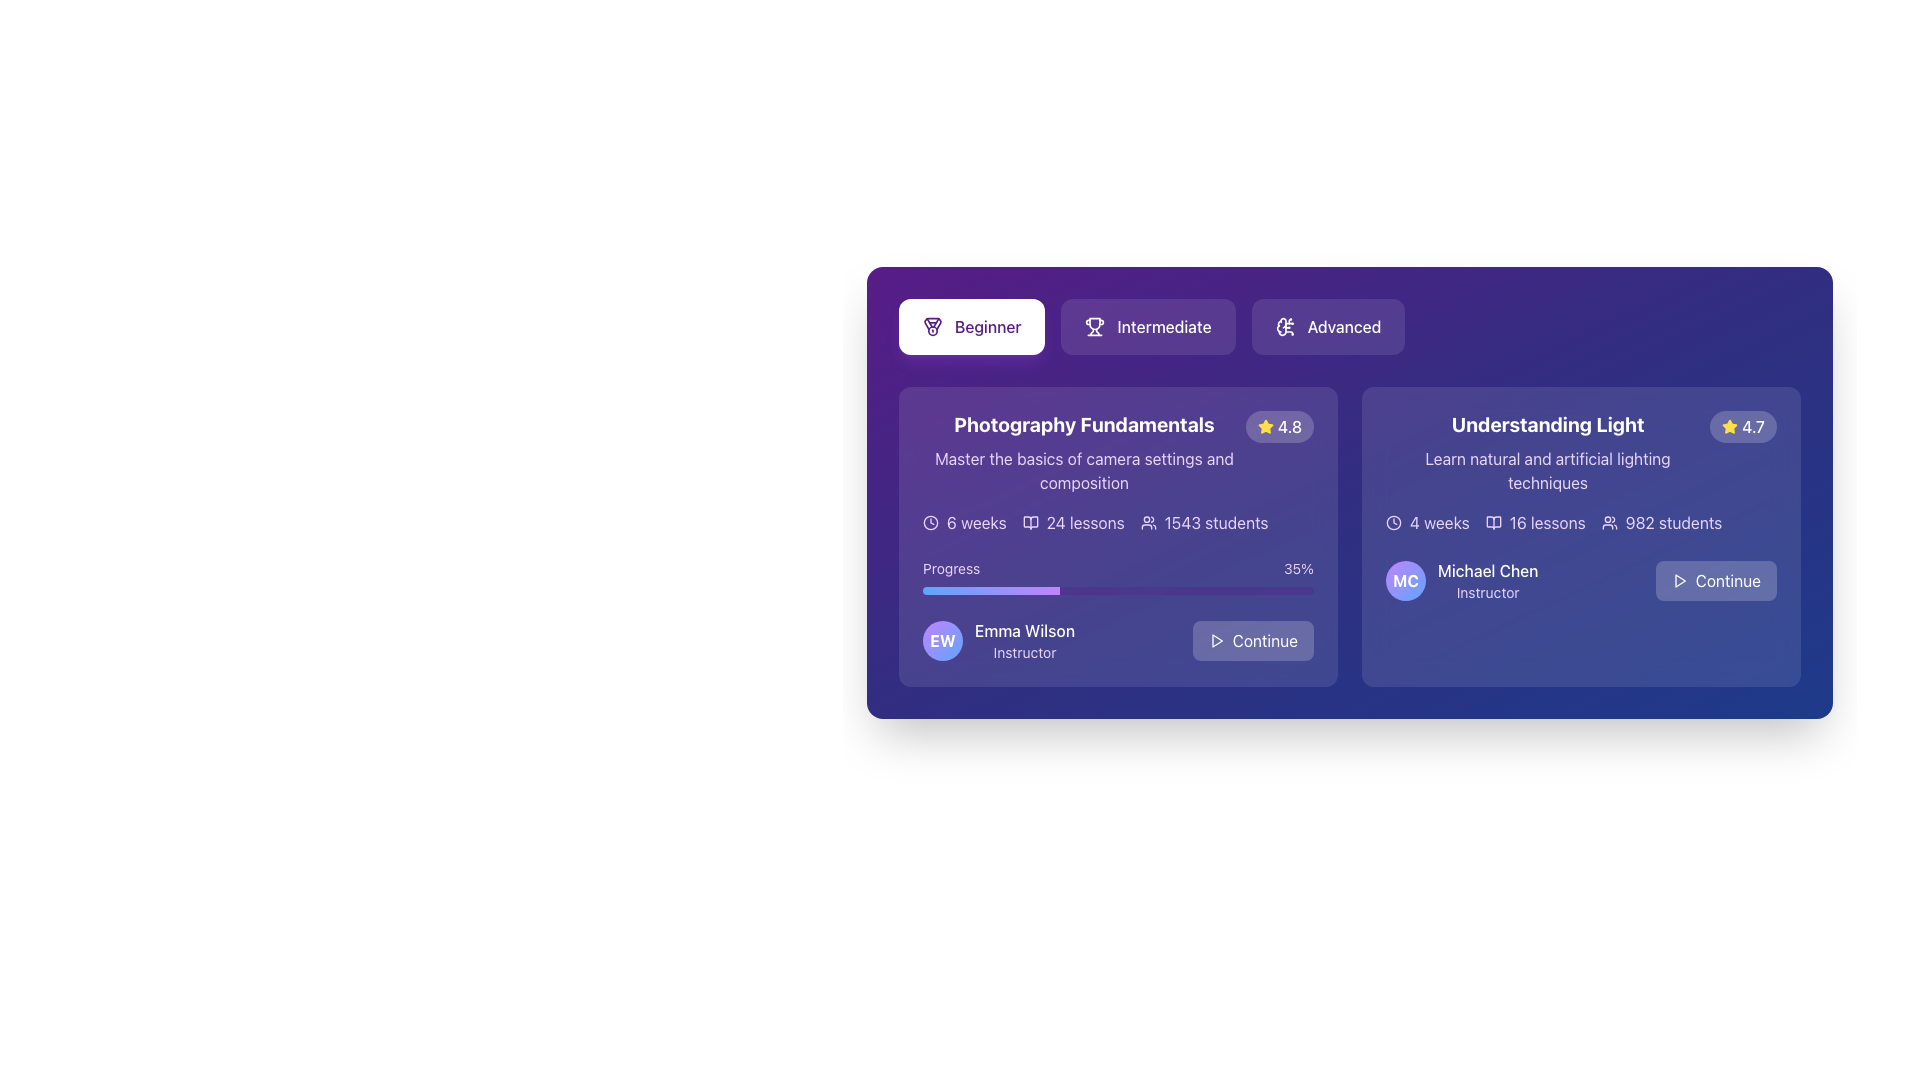  I want to click on the text label that reads 'Master the basics of camera settings and composition.' which is positioned below the bold text 'Photography Fundamentals' in the leftmost card of a group of content cards, so click(1083, 470).